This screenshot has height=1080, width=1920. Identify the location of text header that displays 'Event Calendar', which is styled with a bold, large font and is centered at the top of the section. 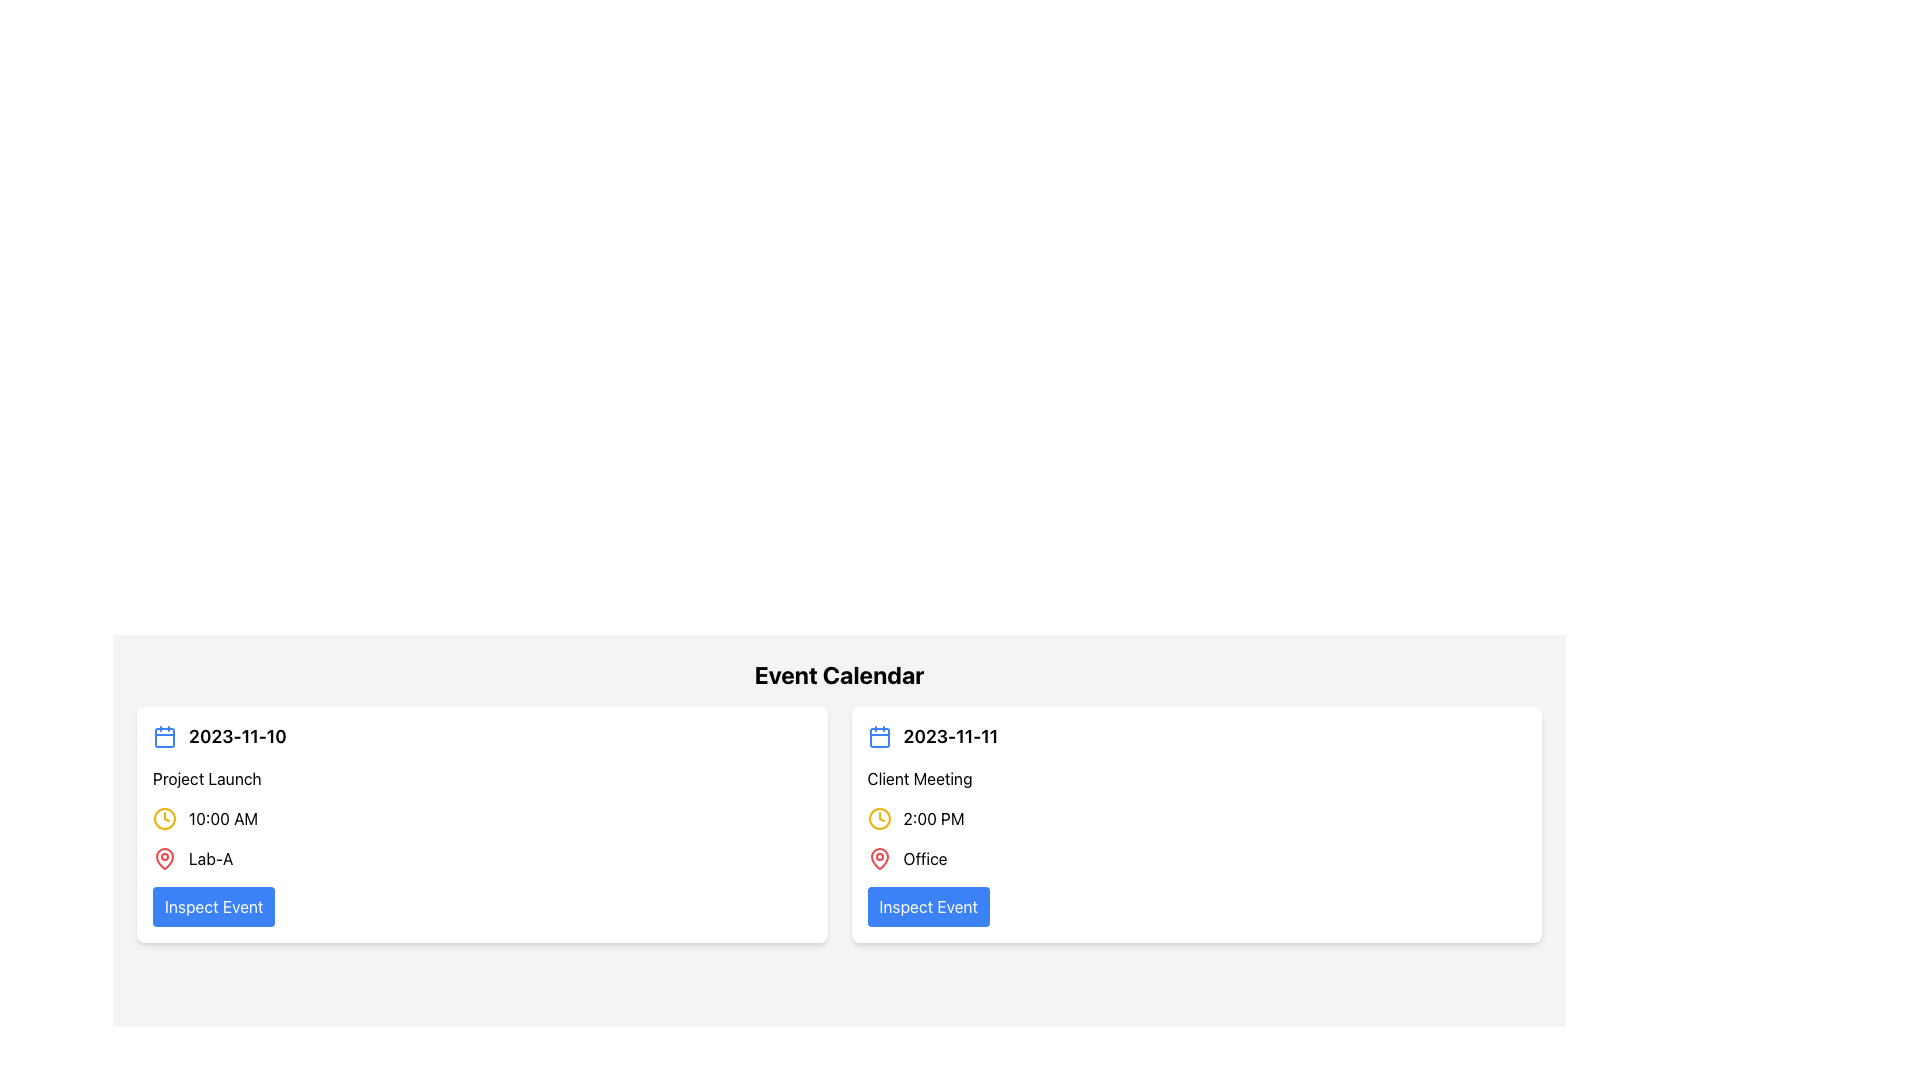
(839, 675).